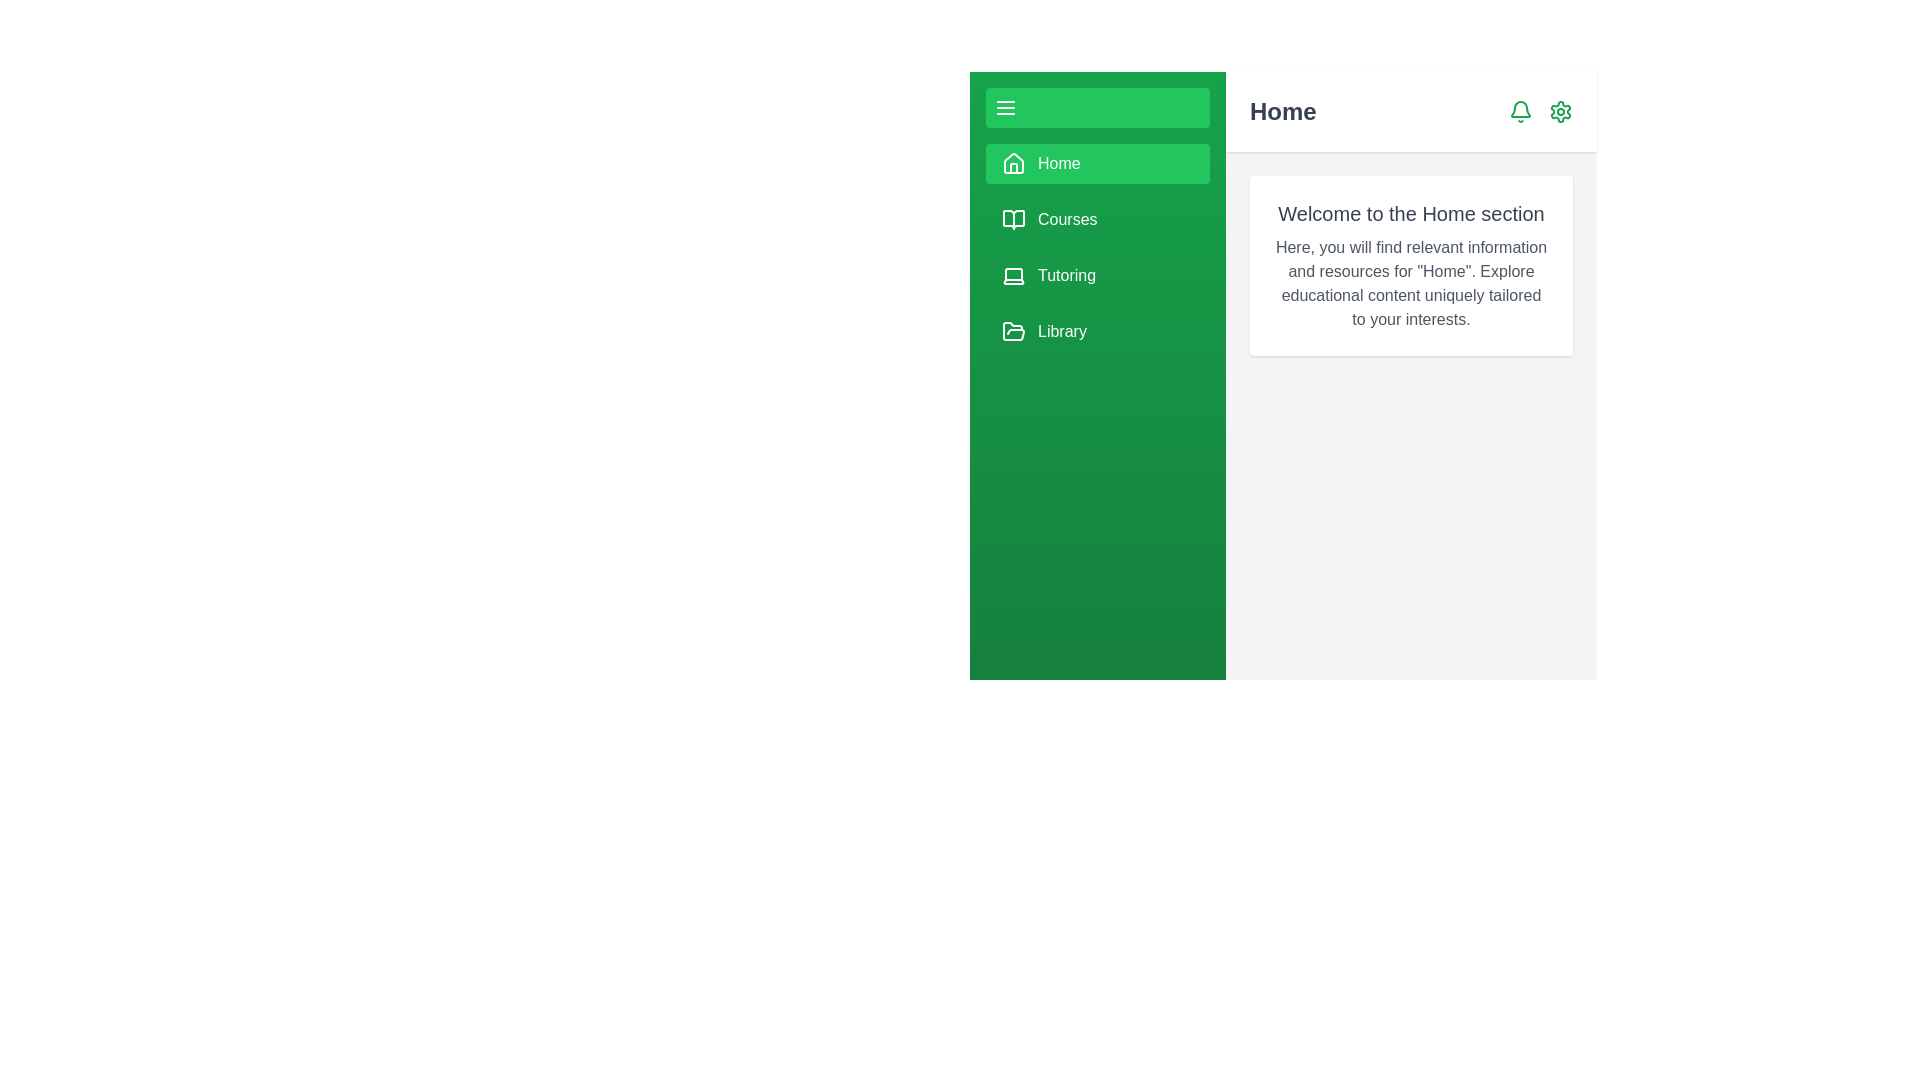 This screenshot has height=1080, width=1920. What do you see at coordinates (1013, 276) in the screenshot?
I see `the laptop icon which is part of the 'Tutoring' button in the side navigation bar, located to the left of the 'Tutoring' text label` at bounding box center [1013, 276].